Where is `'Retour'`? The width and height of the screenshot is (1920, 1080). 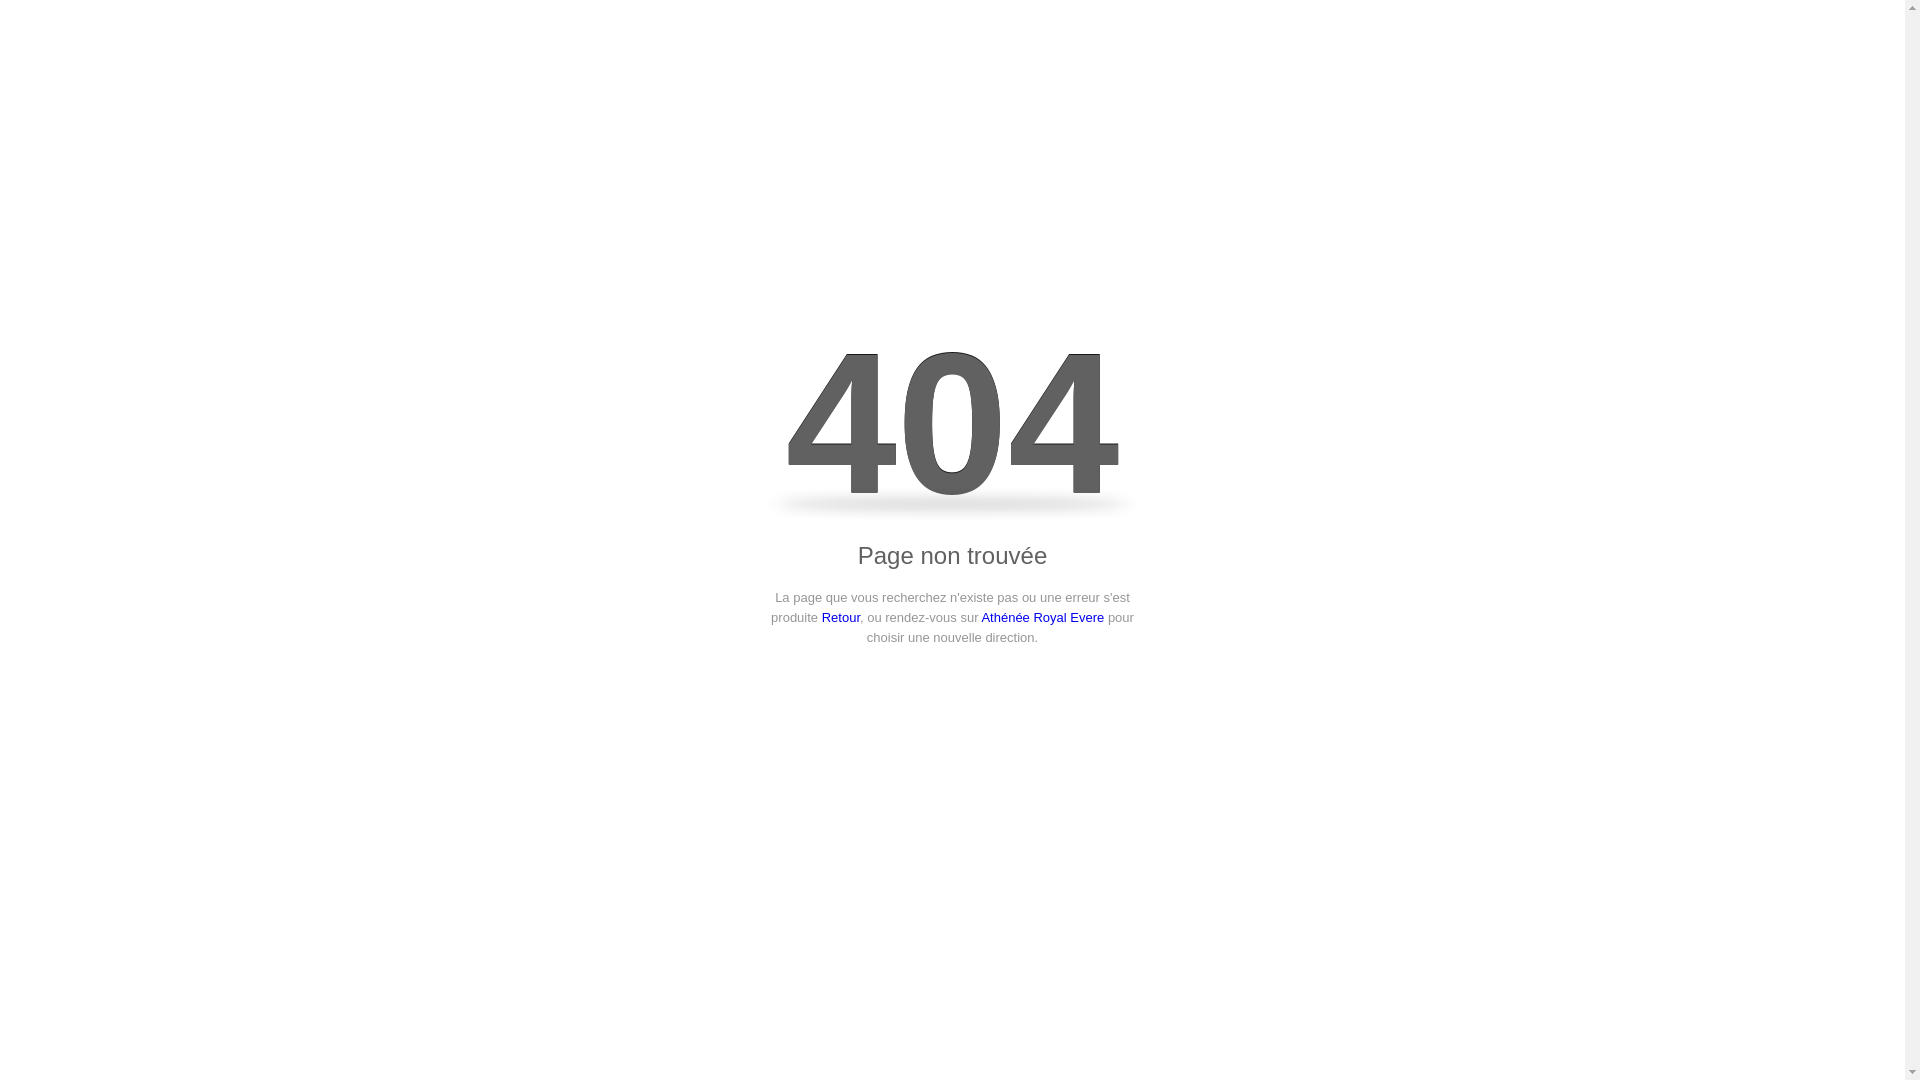 'Retour' is located at coordinates (840, 616).